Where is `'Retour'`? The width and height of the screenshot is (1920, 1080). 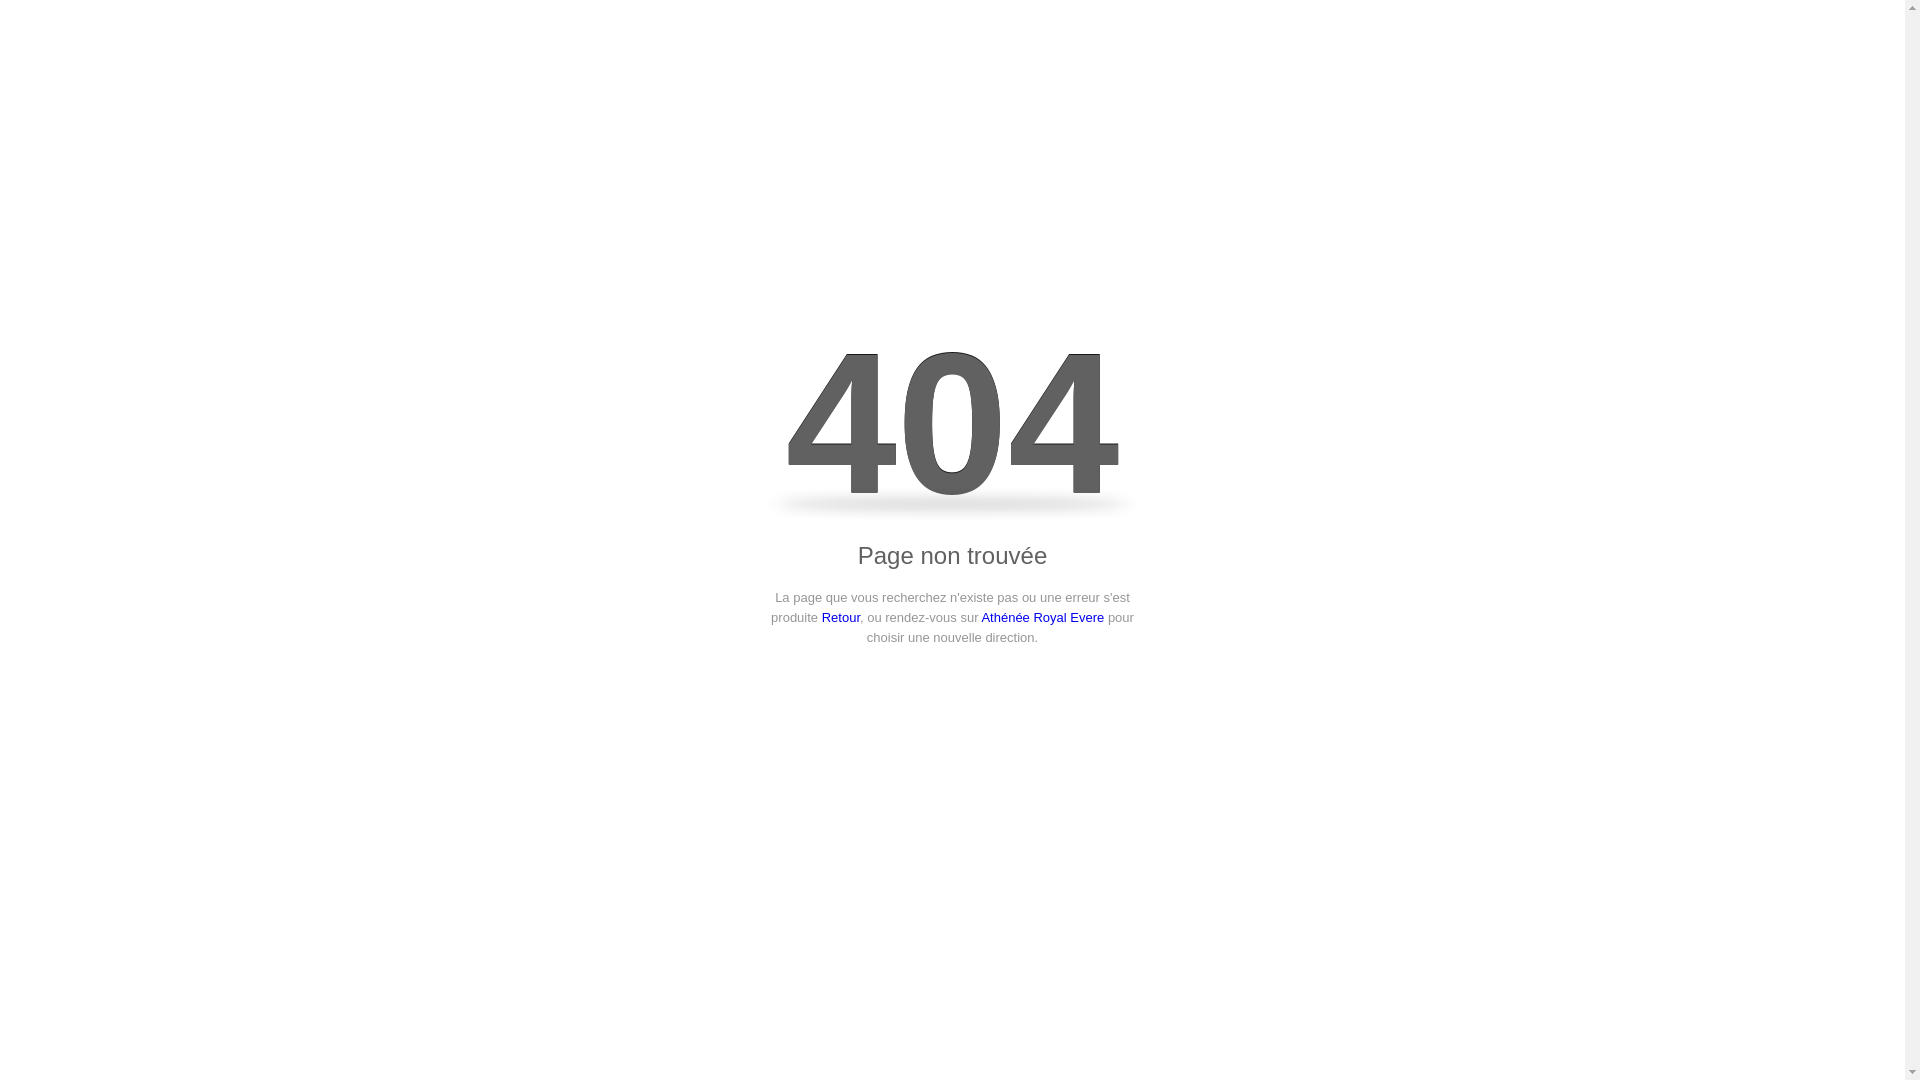 'Retour' is located at coordinates (840, 616).